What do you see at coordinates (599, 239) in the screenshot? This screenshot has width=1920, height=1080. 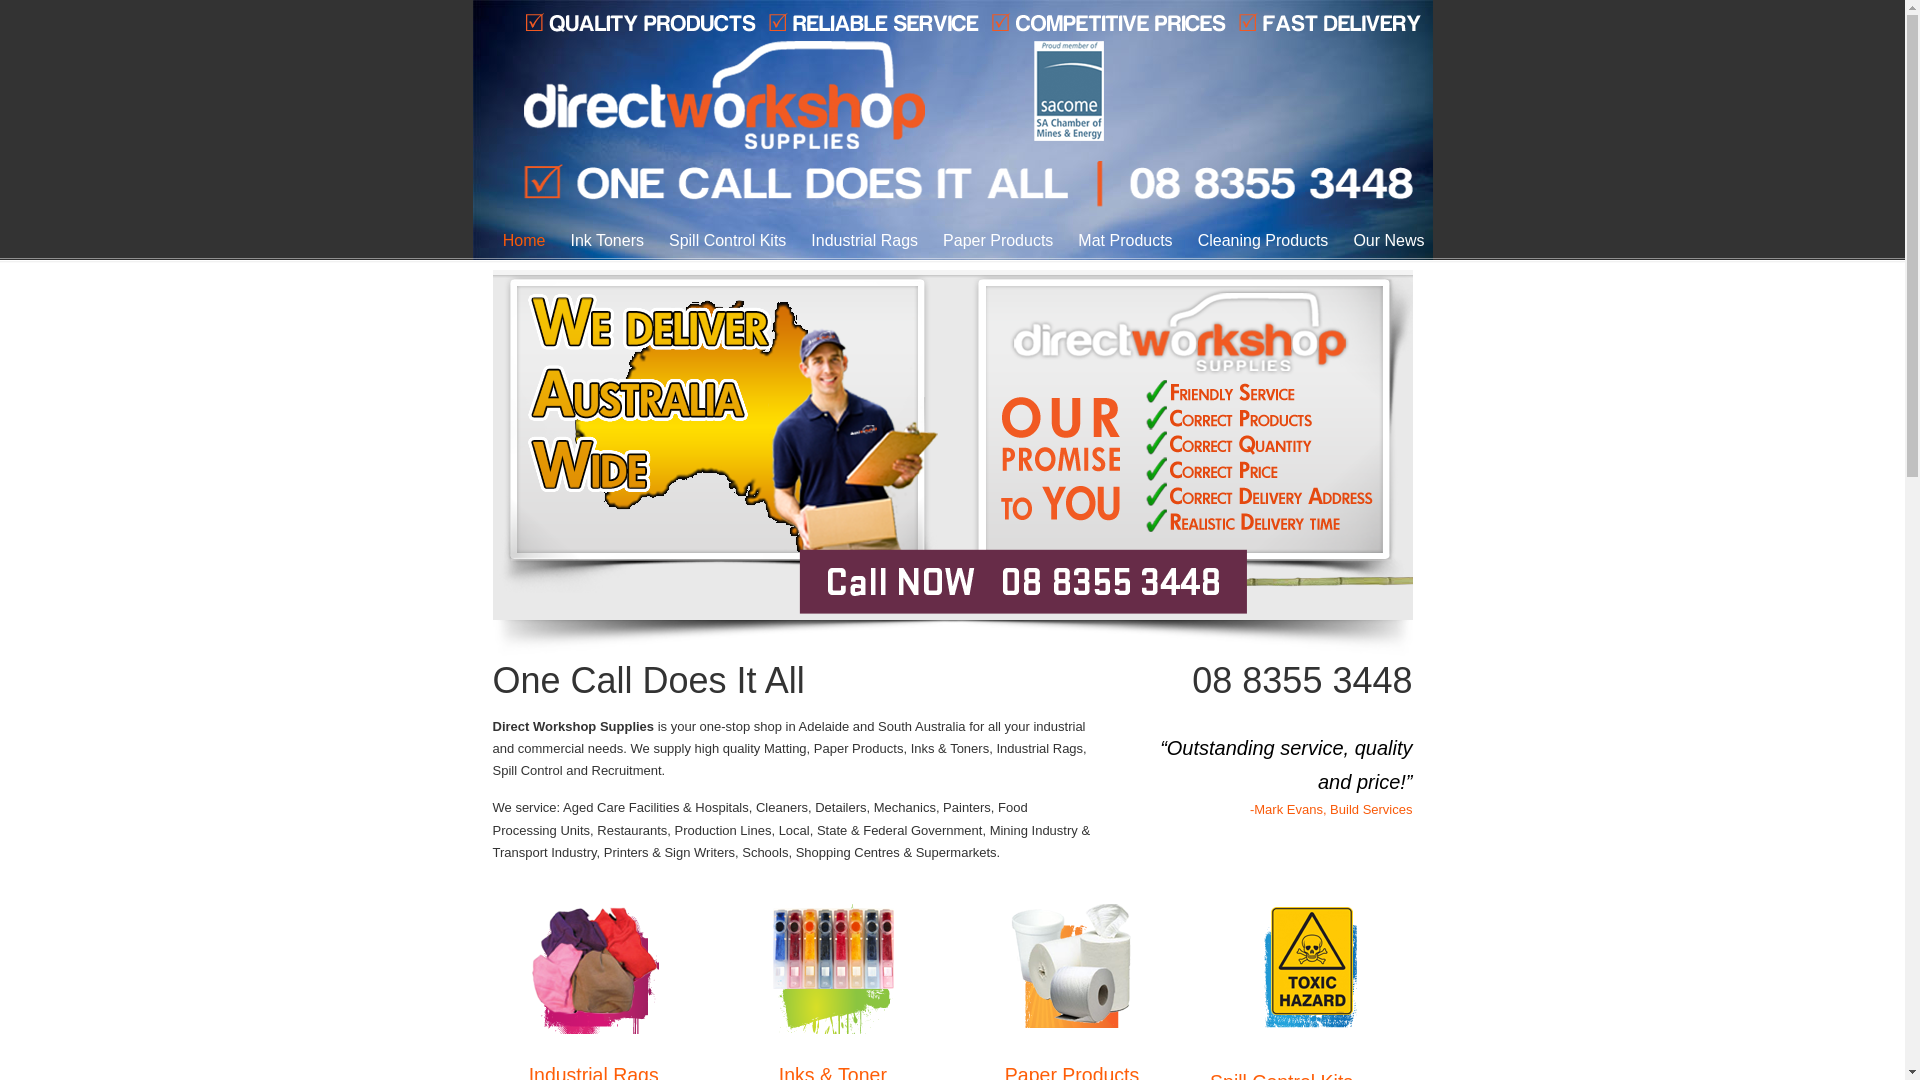 I see `'Ink Toners'` at bounding box center [599, 239].